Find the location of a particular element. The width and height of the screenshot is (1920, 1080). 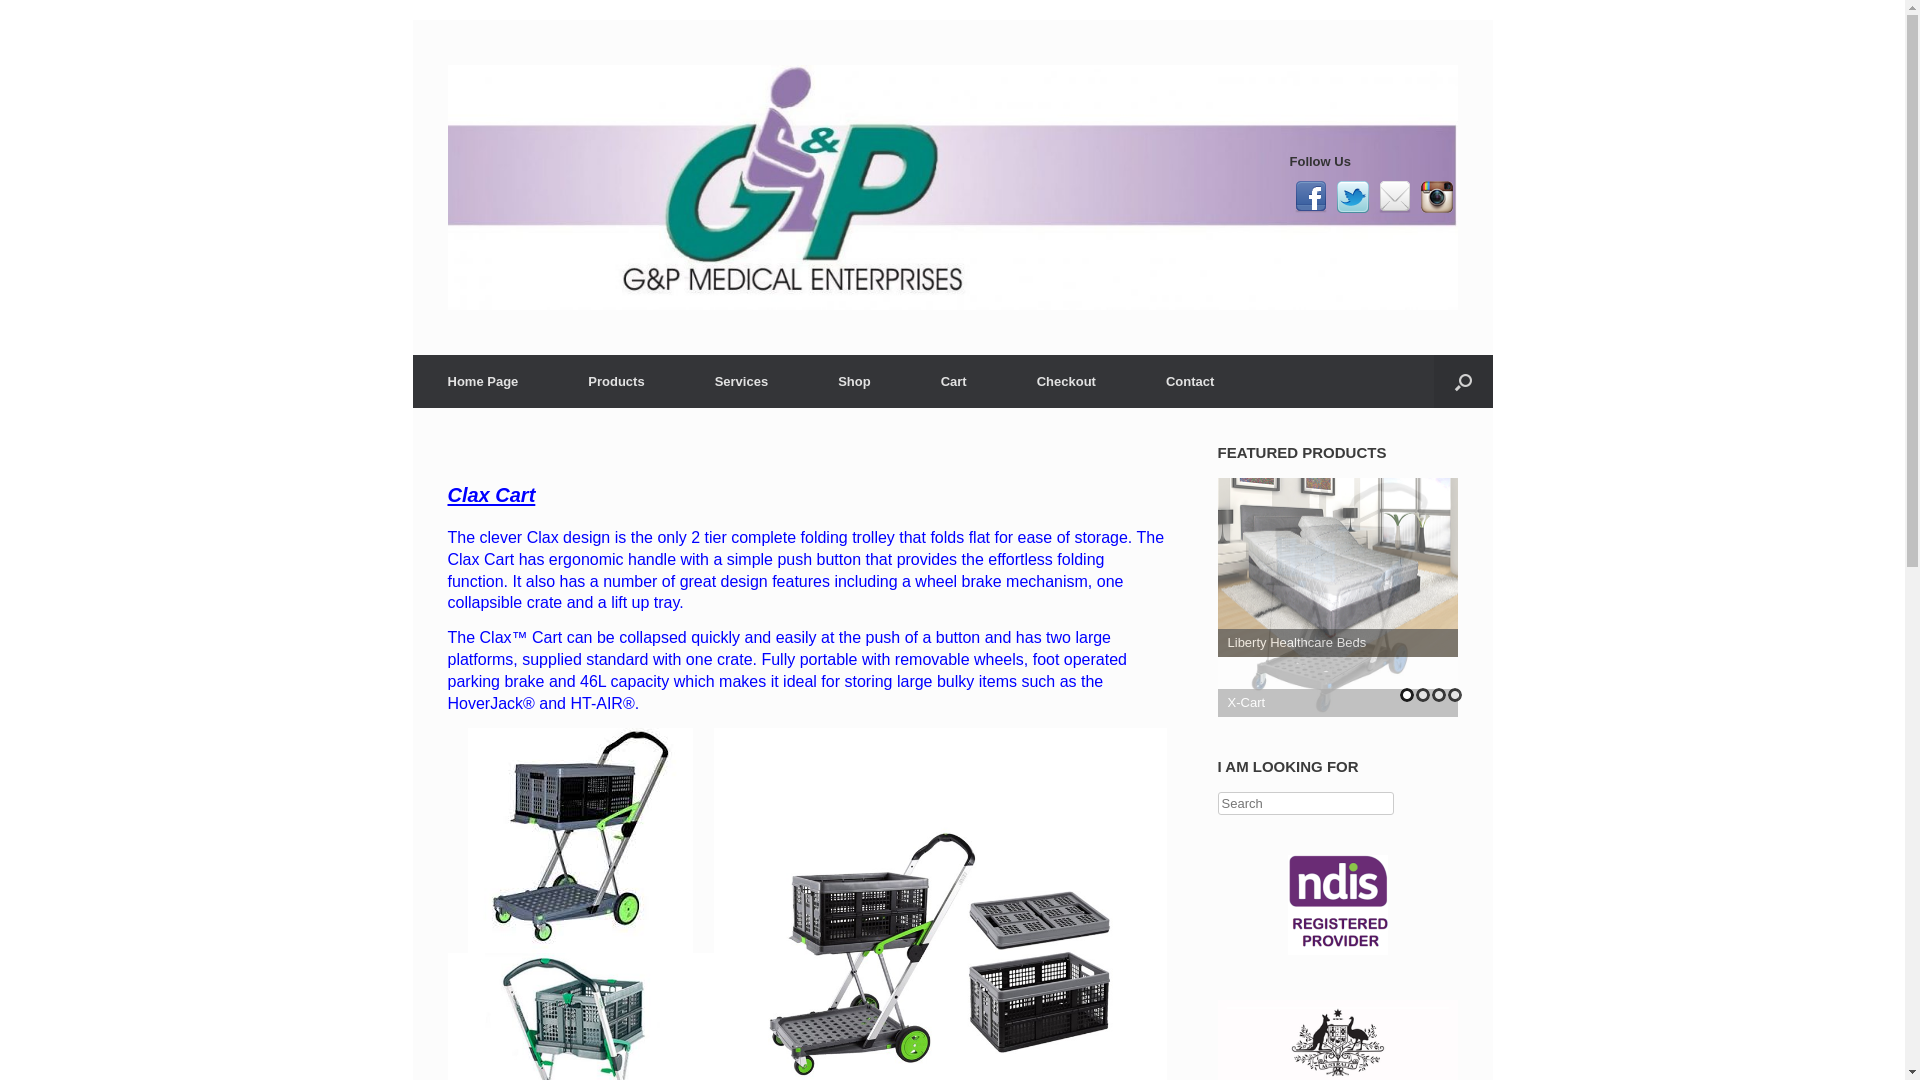

'1' is located at coordinates (1405, 693).